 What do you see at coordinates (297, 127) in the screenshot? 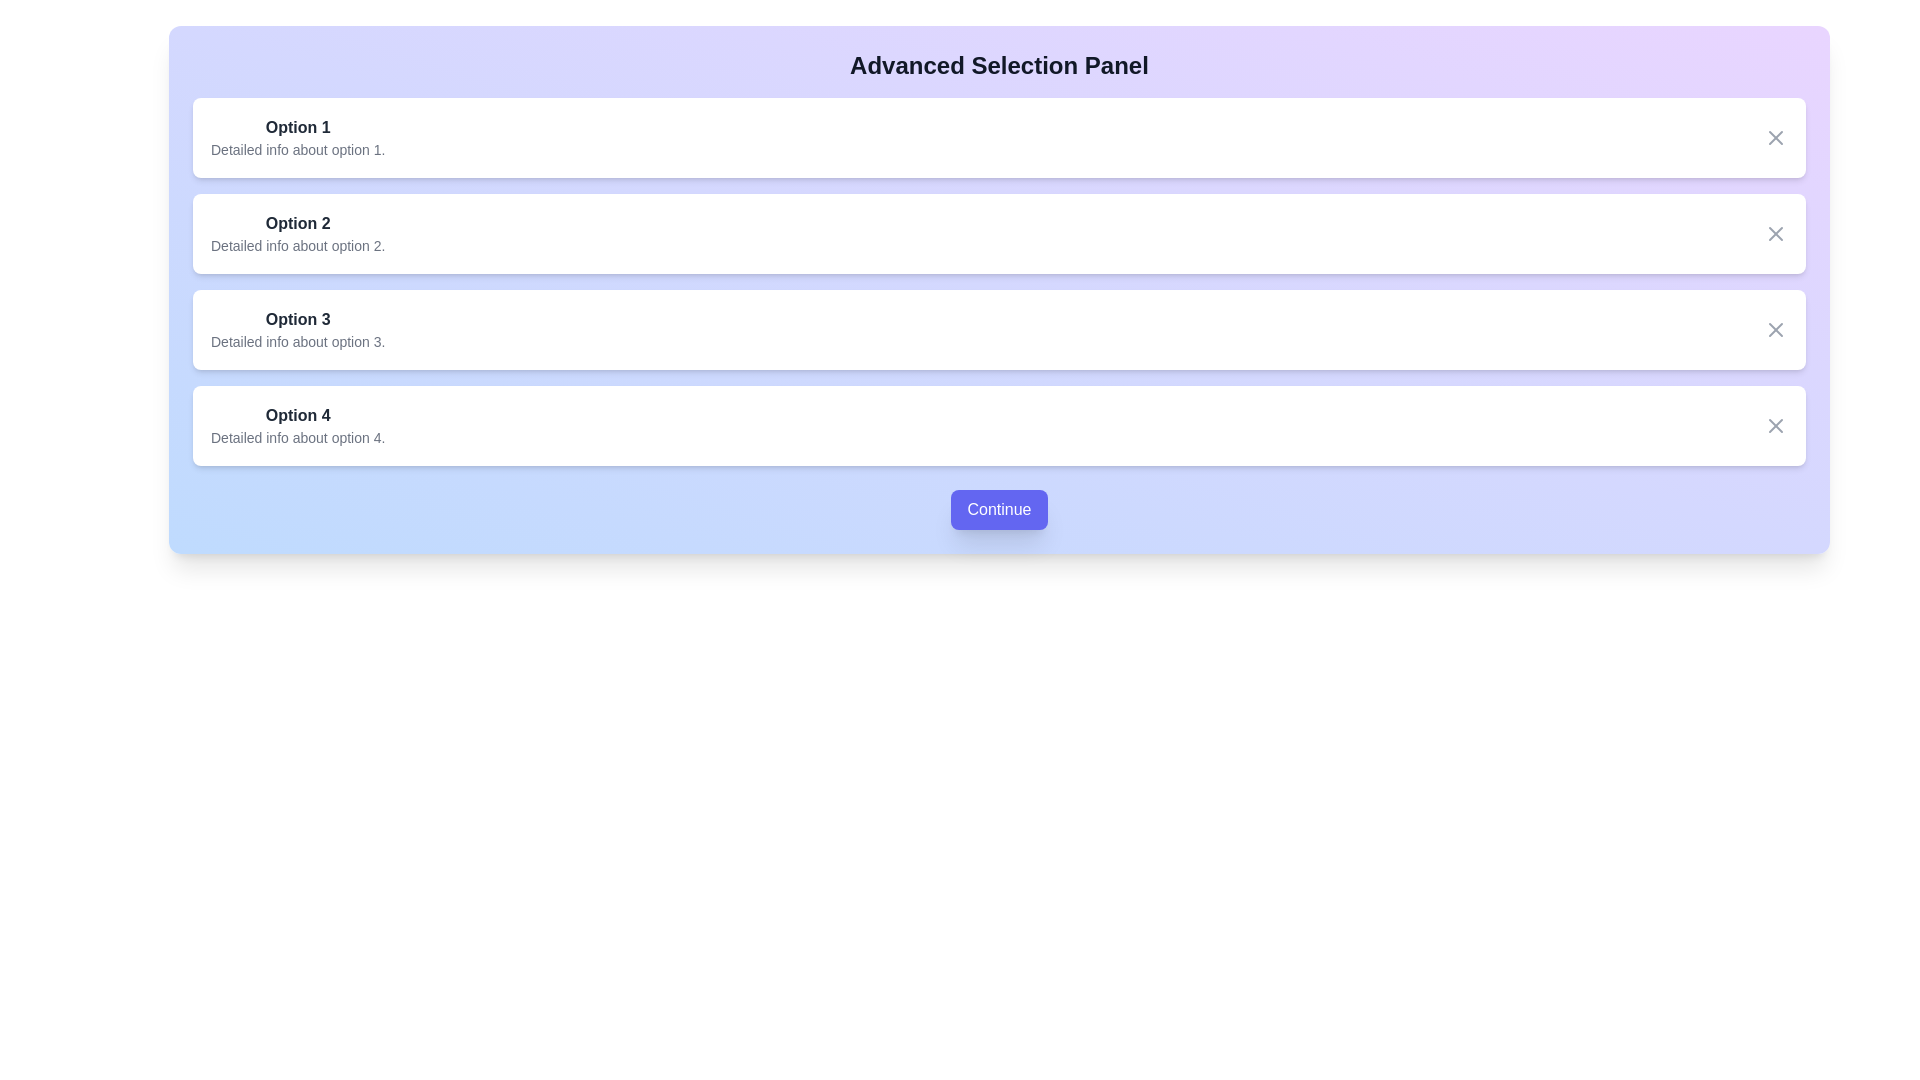
I see `the text label displaying 'Option 1' which is bold and dark gray, located within the upper-left corner of a white rounded rectangle card` at bounding box center [297, 127].